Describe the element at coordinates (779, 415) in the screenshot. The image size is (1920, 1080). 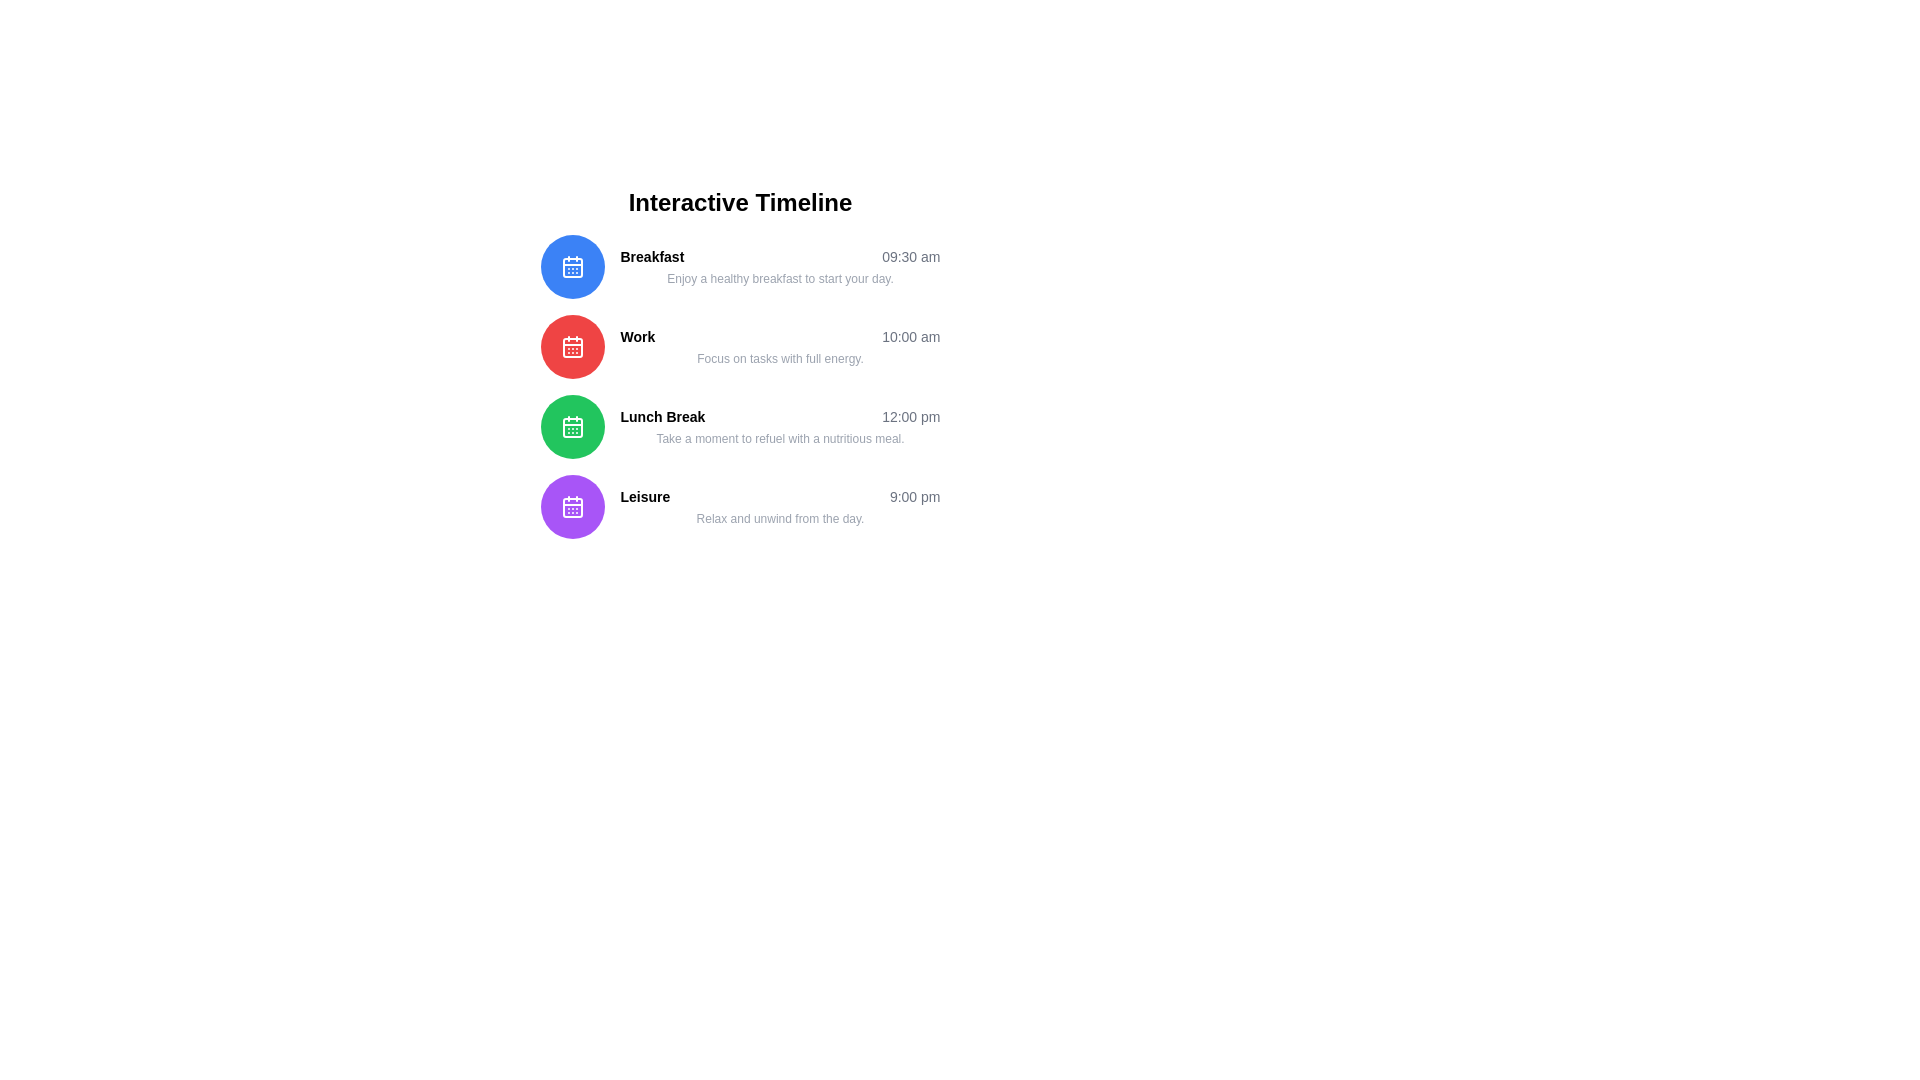
I see `it` at that location.